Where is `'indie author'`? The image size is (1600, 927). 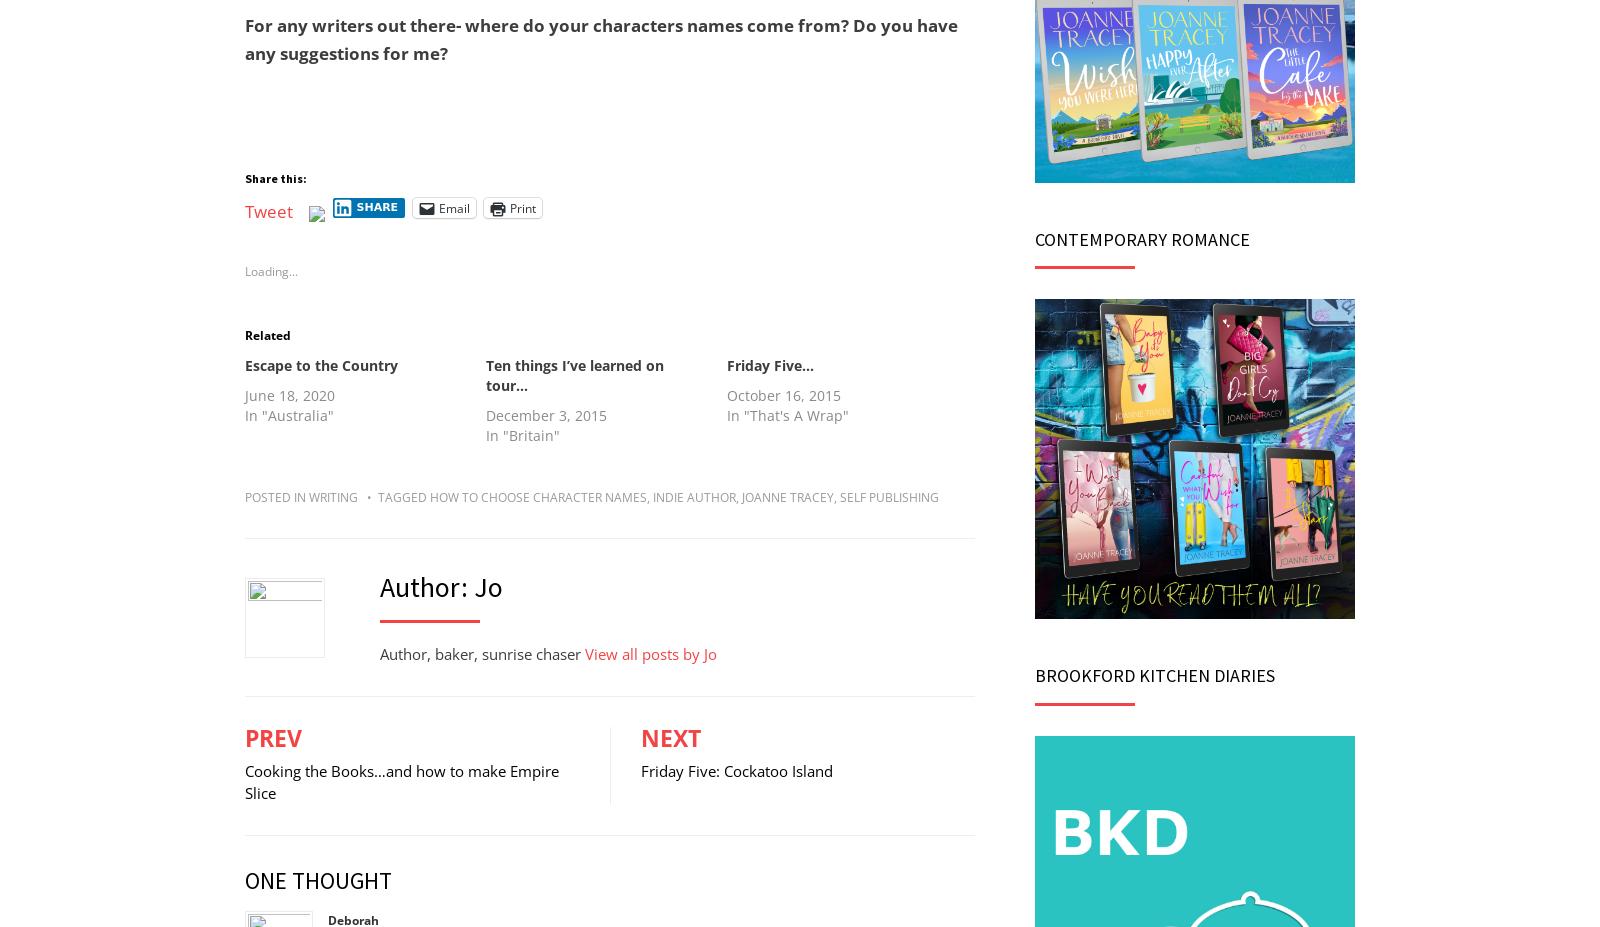
'indie author' is located at coordinates (652, 496).